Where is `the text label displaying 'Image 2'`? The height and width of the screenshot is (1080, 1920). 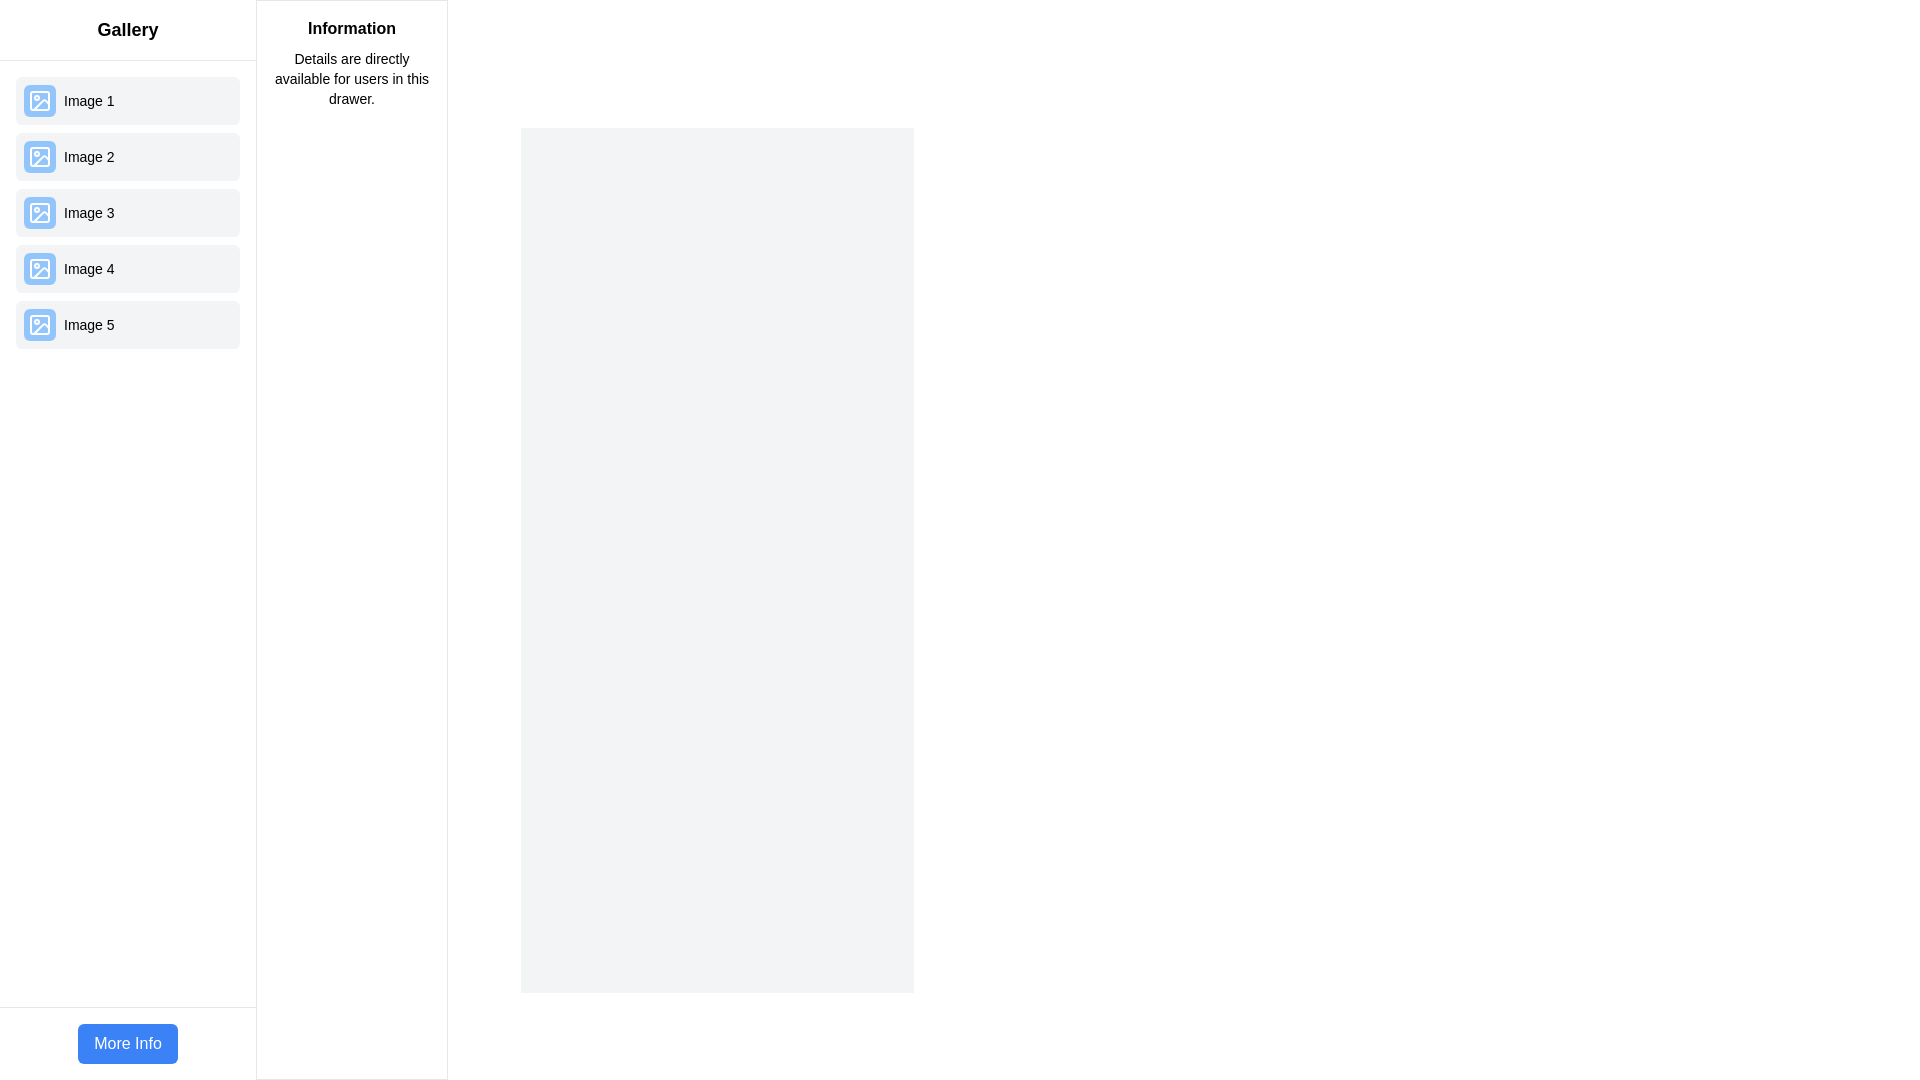 the text label displaying 'Image 2' is located at coordinates (88, 156).